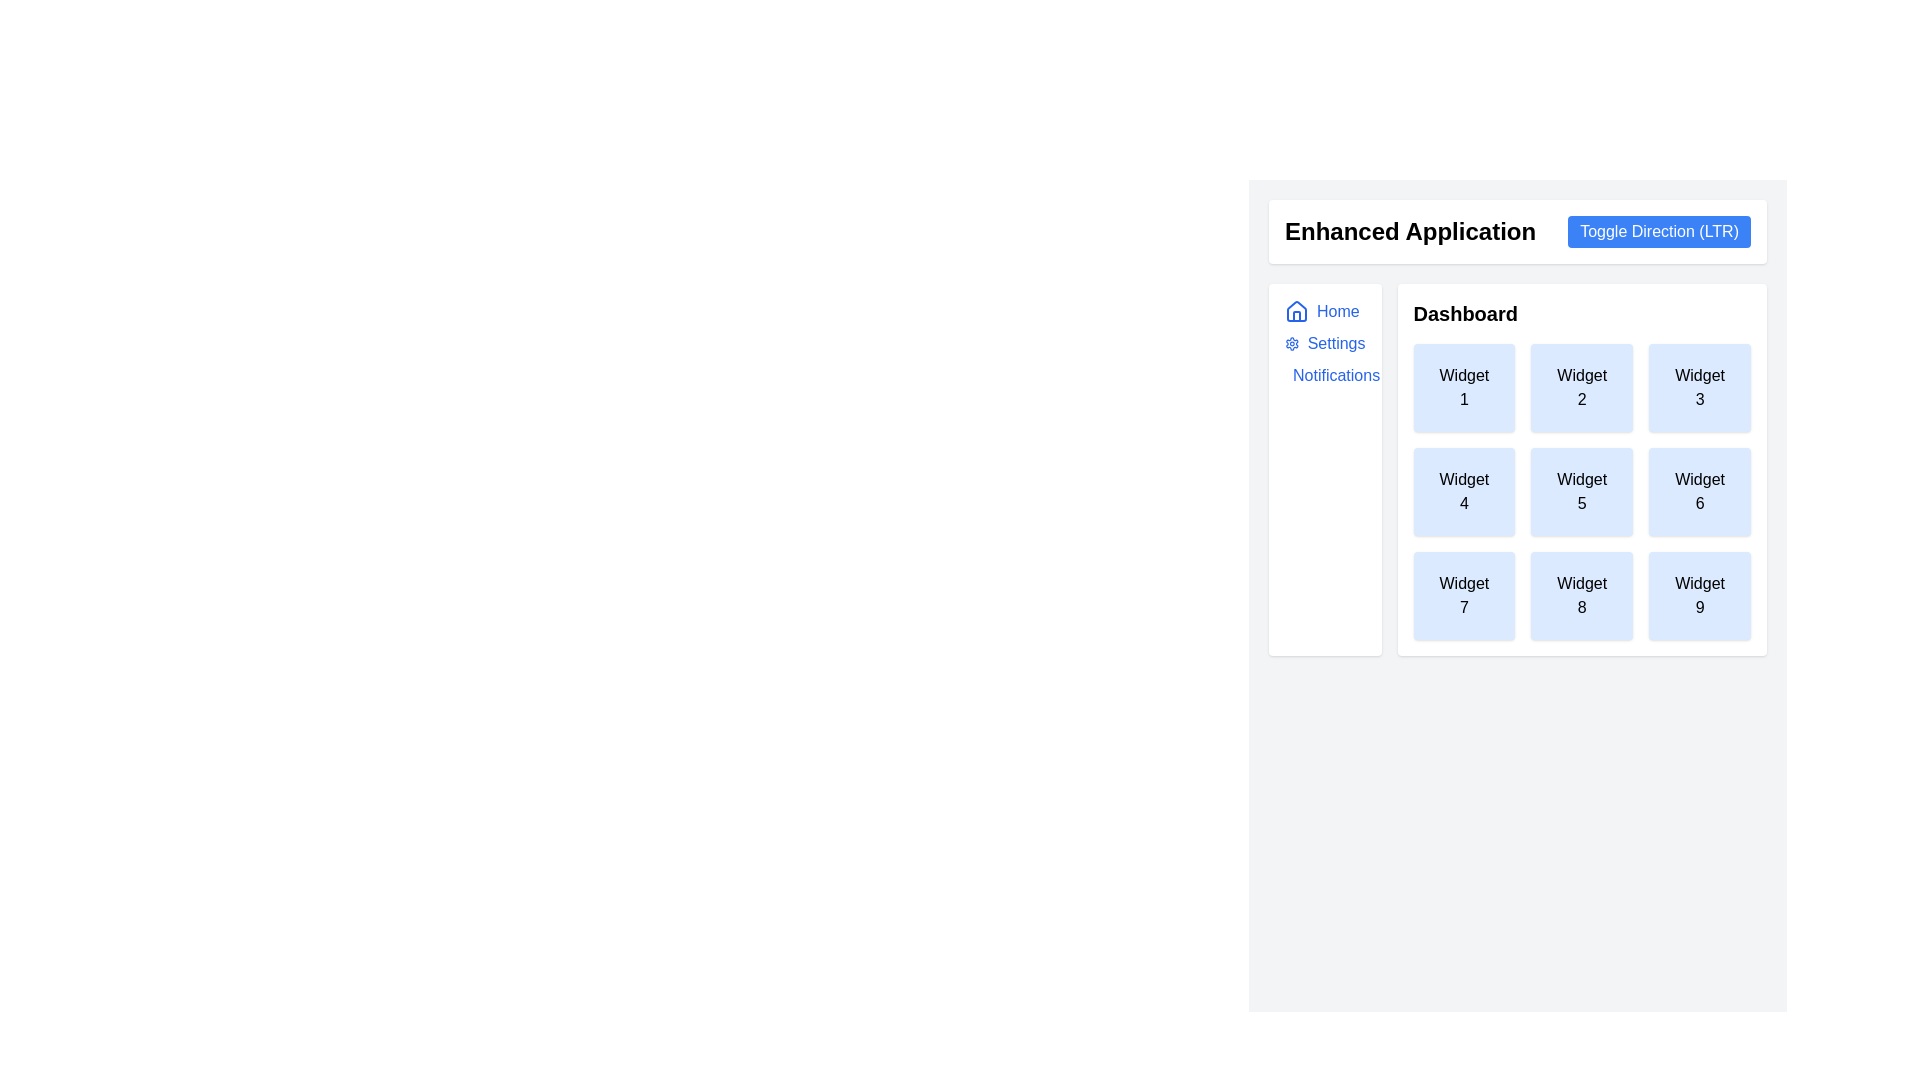 This screenshot has height=1080, width=1920. Describe the element at coordinates (1296, 311) in the screenshot. I see `the 'Home' icon located in the sidebar, which indicates the importance of the 'Home' section` at that location.